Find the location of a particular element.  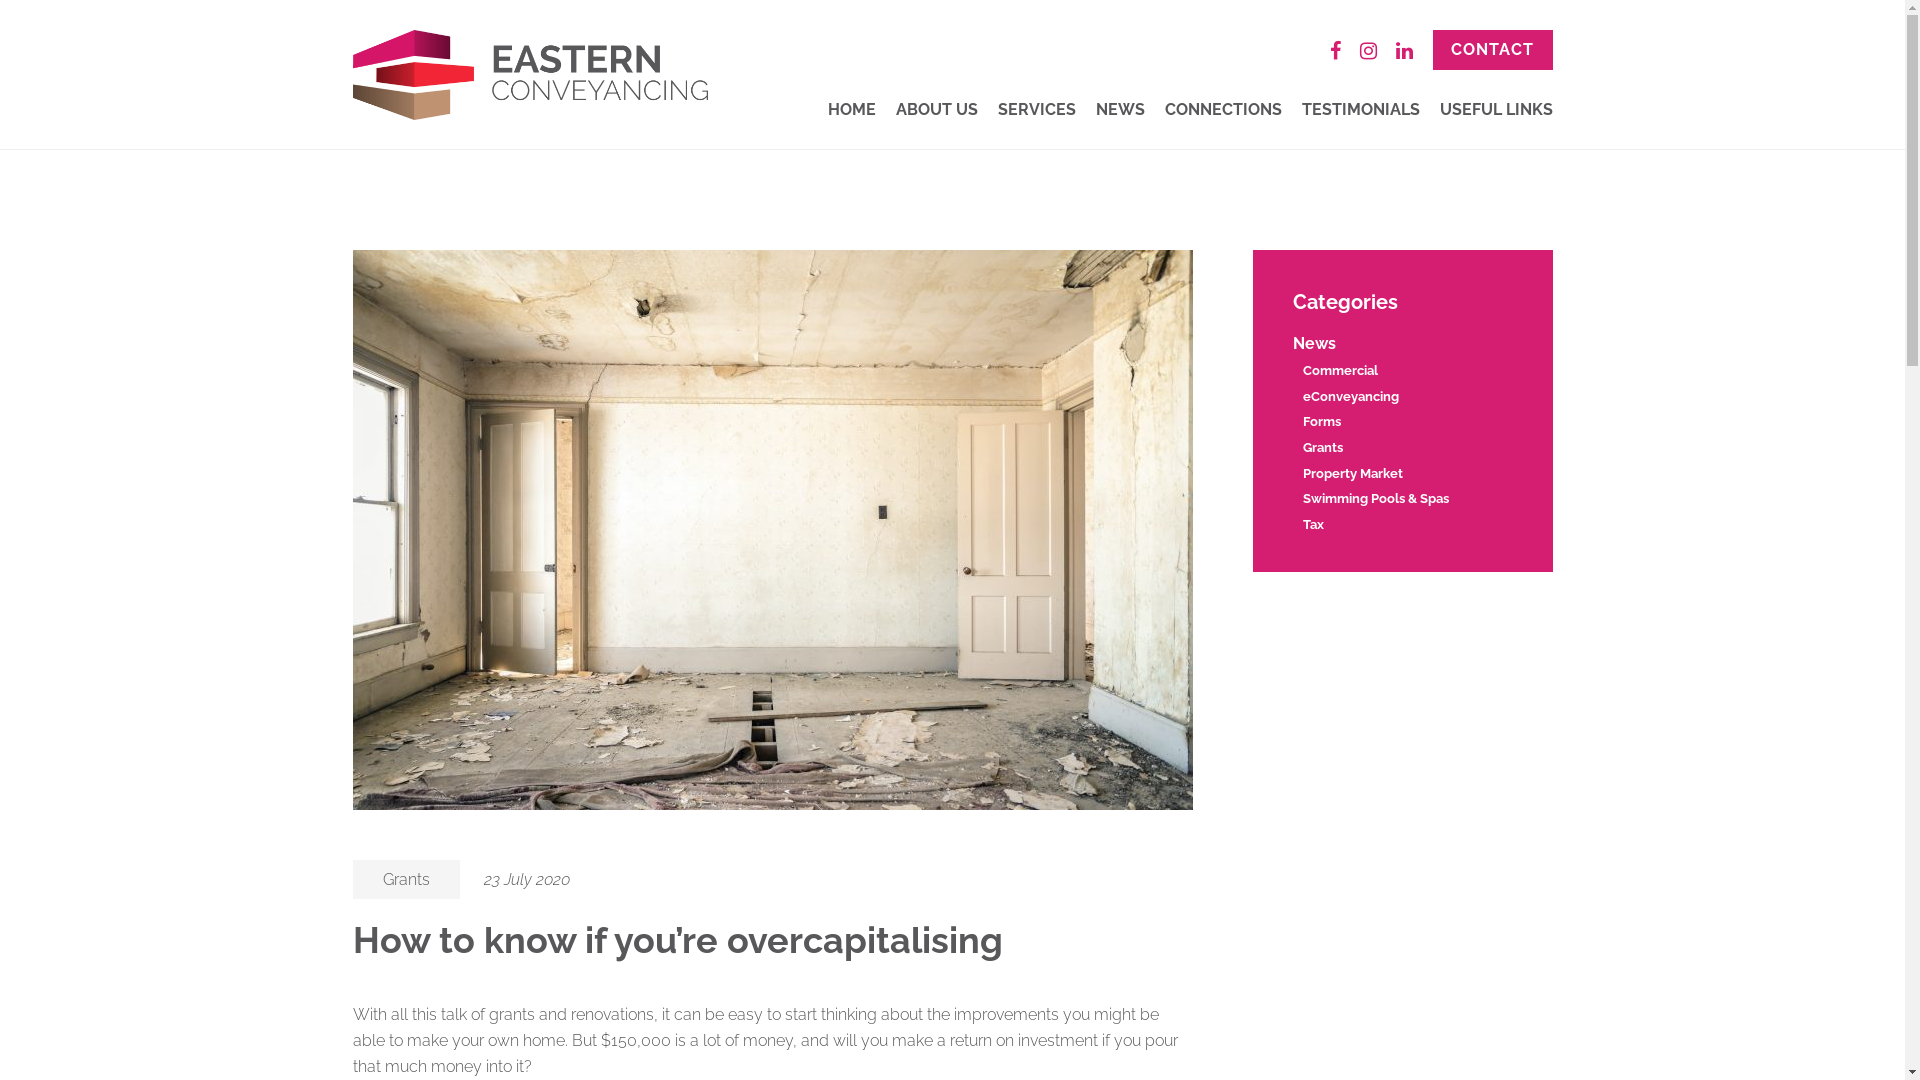

'Forms' is located at coordinates (1320, 420).